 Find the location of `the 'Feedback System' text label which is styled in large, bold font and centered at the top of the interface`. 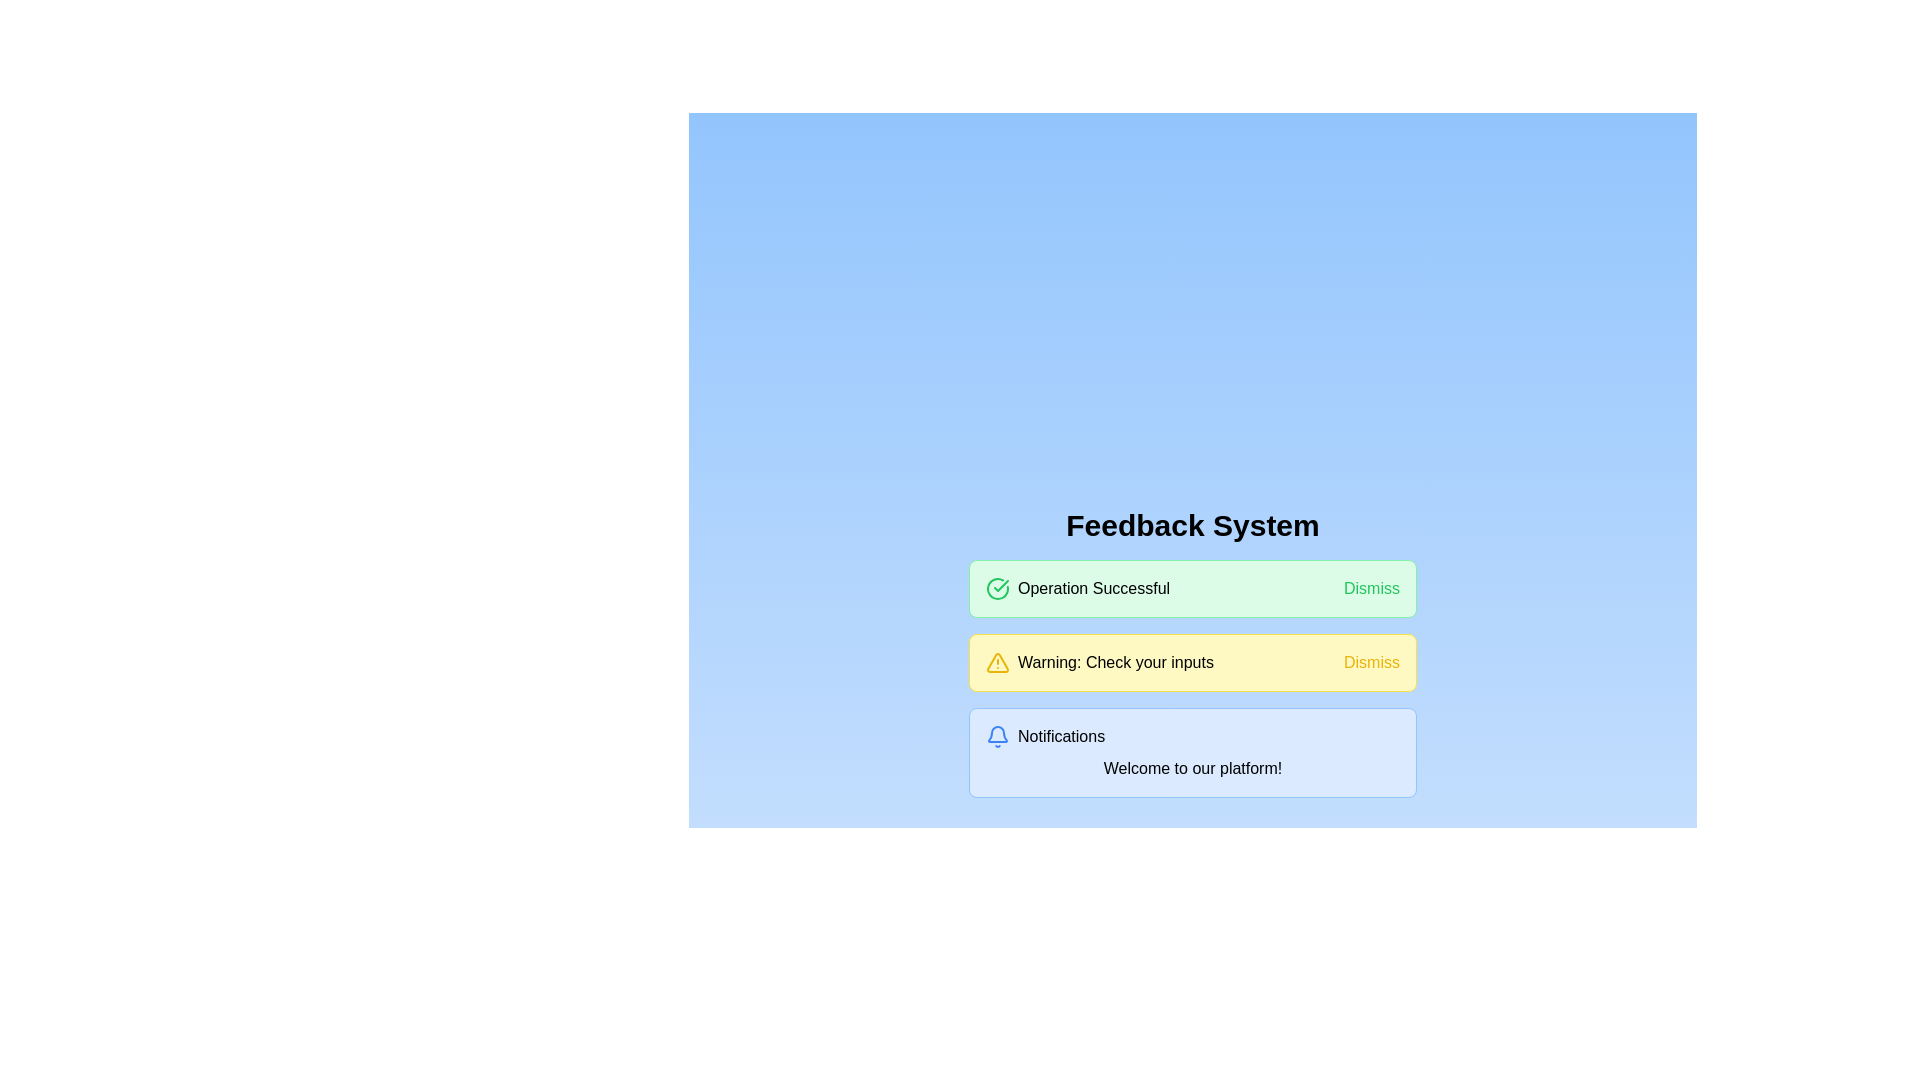

the 'Feedback System' text label which is styled in large, bold font and centered at the top of the interface is located at coordinates (1193, 524).